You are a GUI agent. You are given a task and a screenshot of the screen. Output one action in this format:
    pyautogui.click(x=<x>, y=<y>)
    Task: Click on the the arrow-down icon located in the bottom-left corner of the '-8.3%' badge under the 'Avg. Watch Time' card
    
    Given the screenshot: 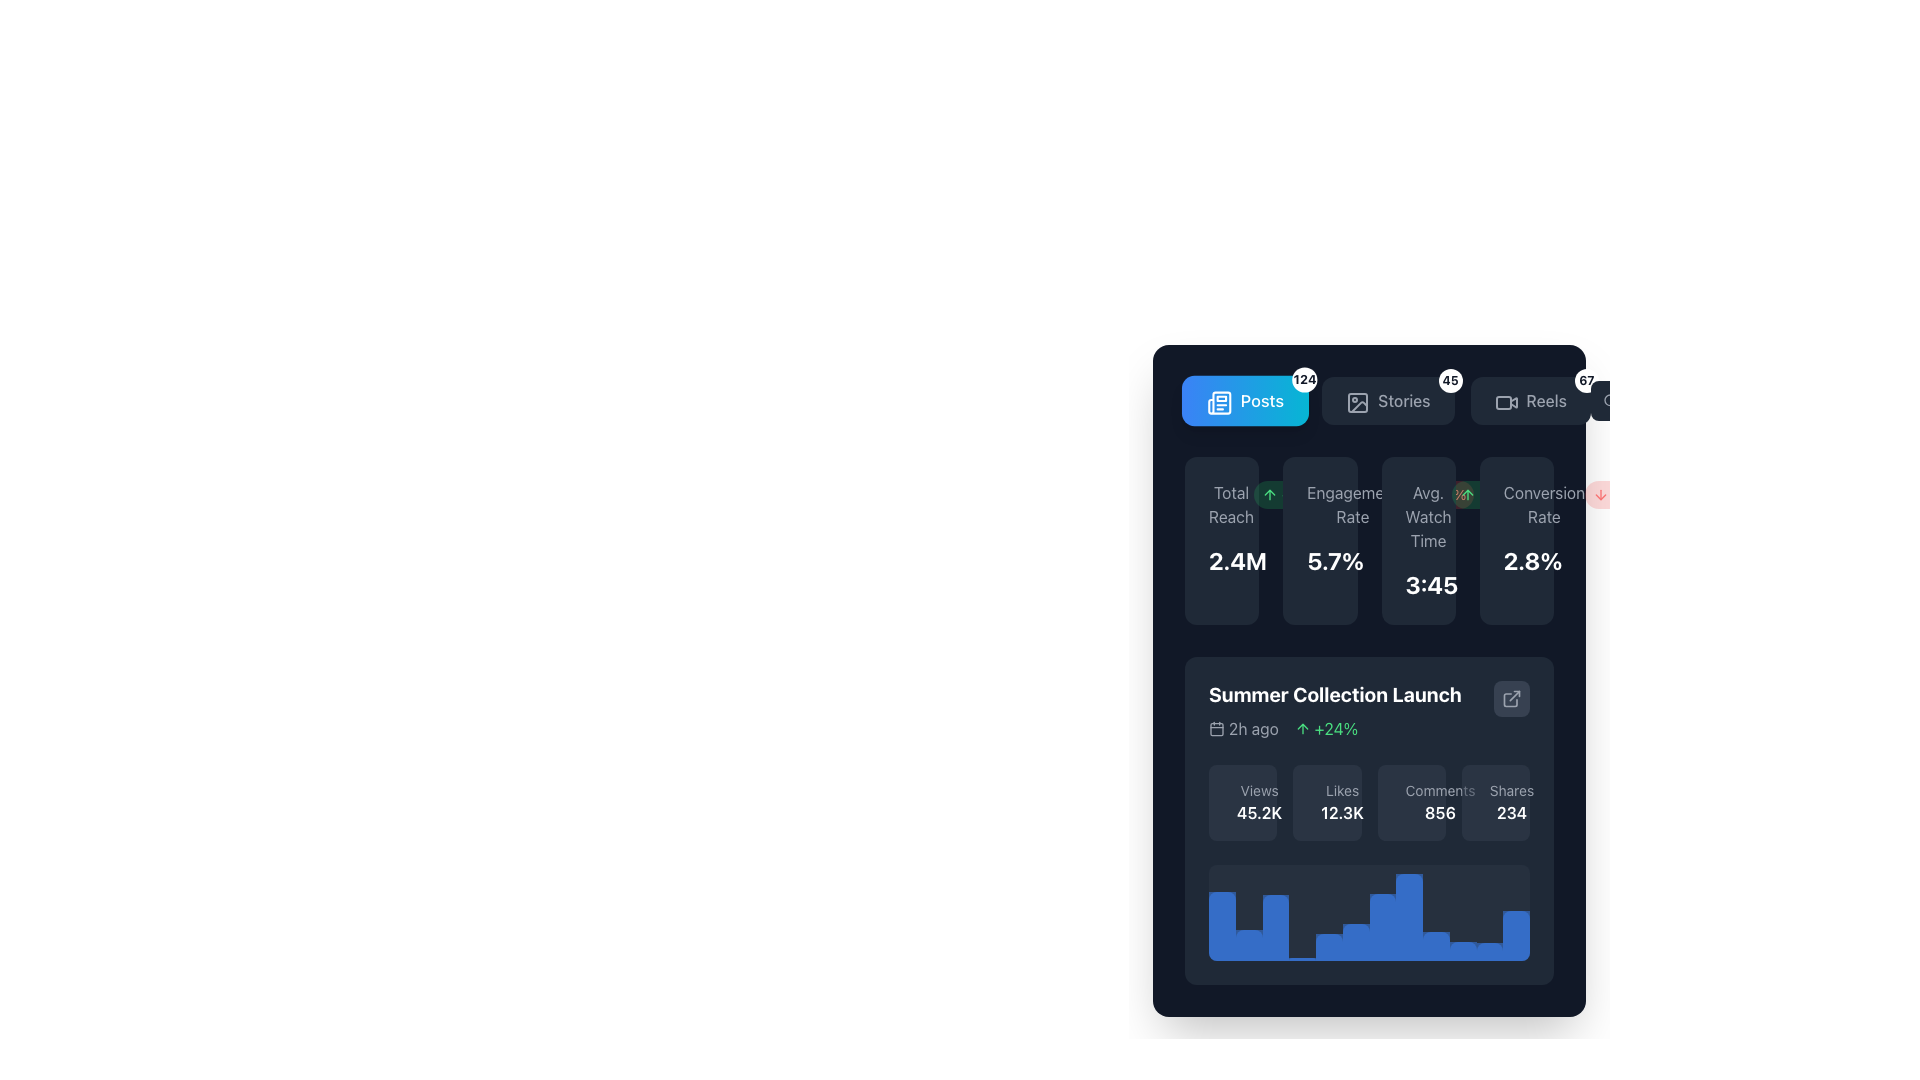 What is the action you would take?
    pyautogui.click(x=1413, y=494)
    